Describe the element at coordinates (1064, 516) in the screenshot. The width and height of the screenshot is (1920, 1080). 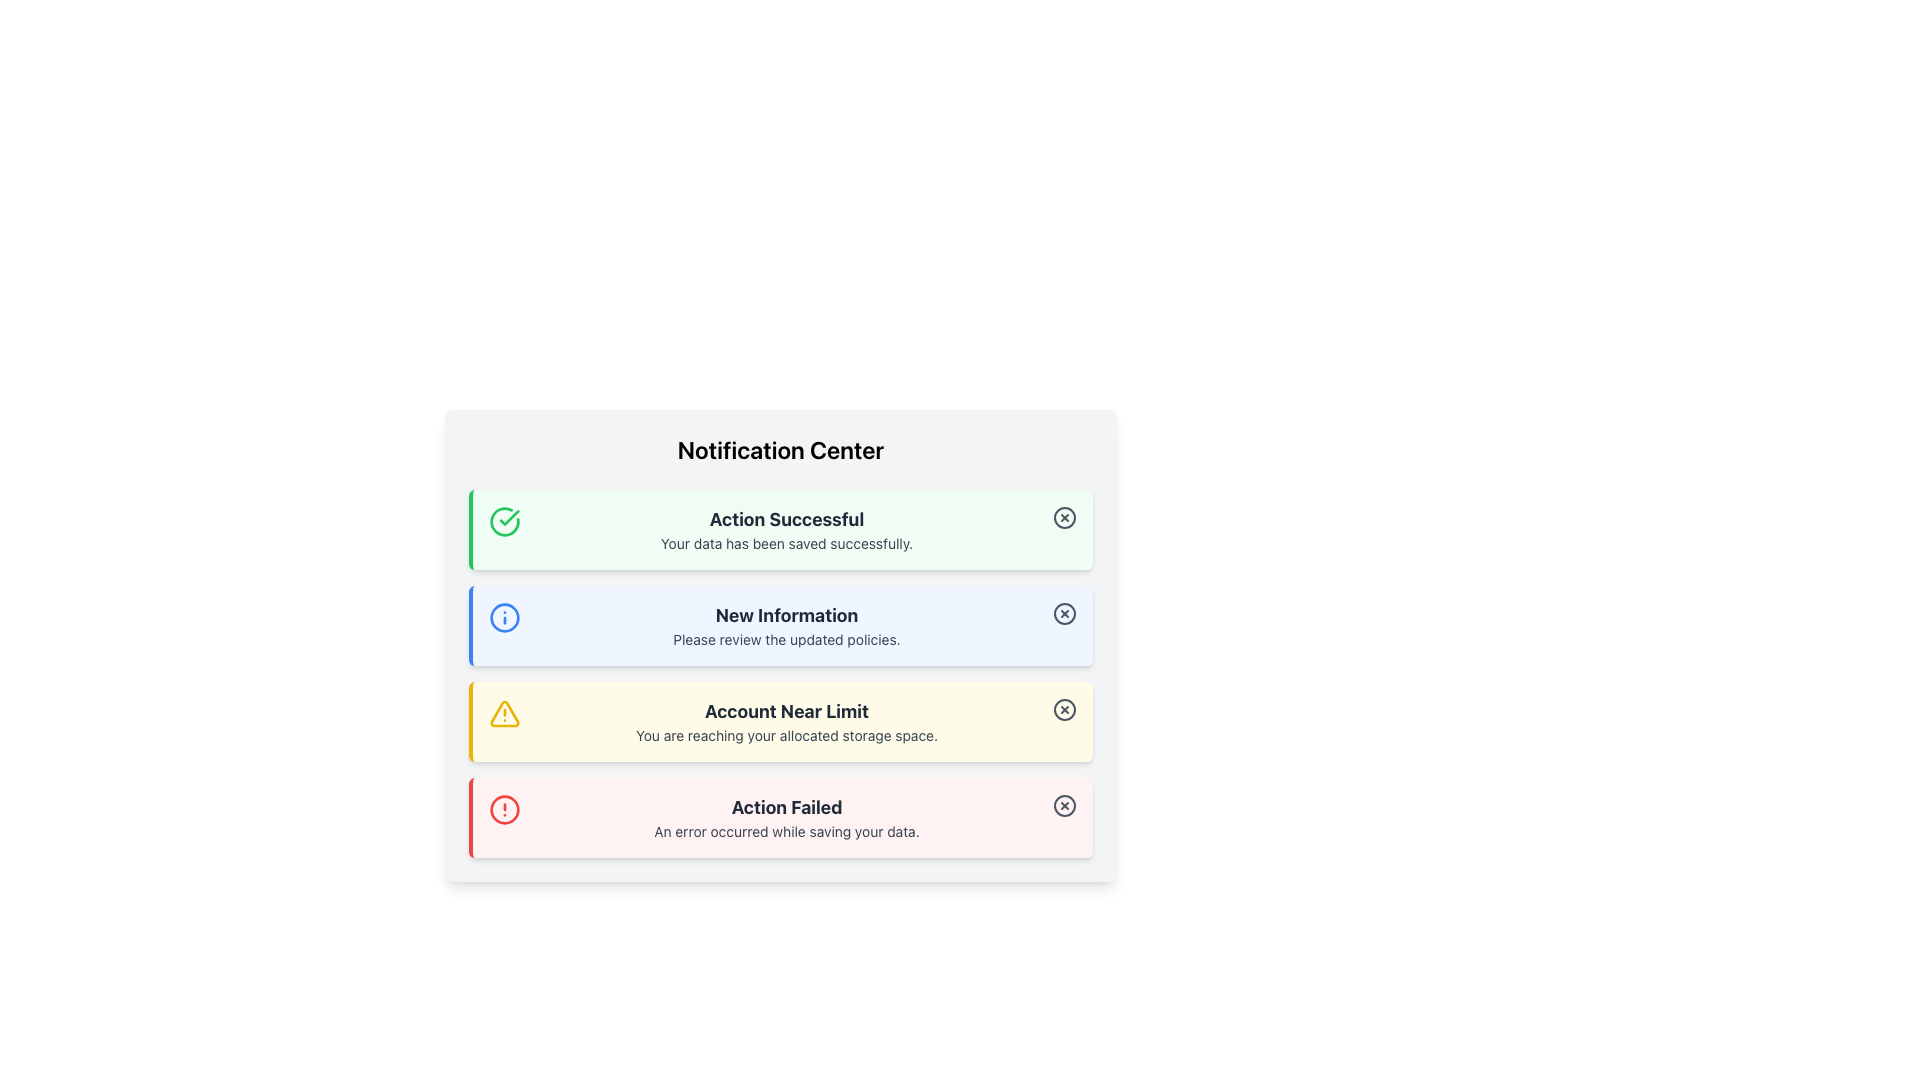
I see `the close button located on the right side of the notification bar titled 'Action Successful' to receive interaction feedback` at that location.